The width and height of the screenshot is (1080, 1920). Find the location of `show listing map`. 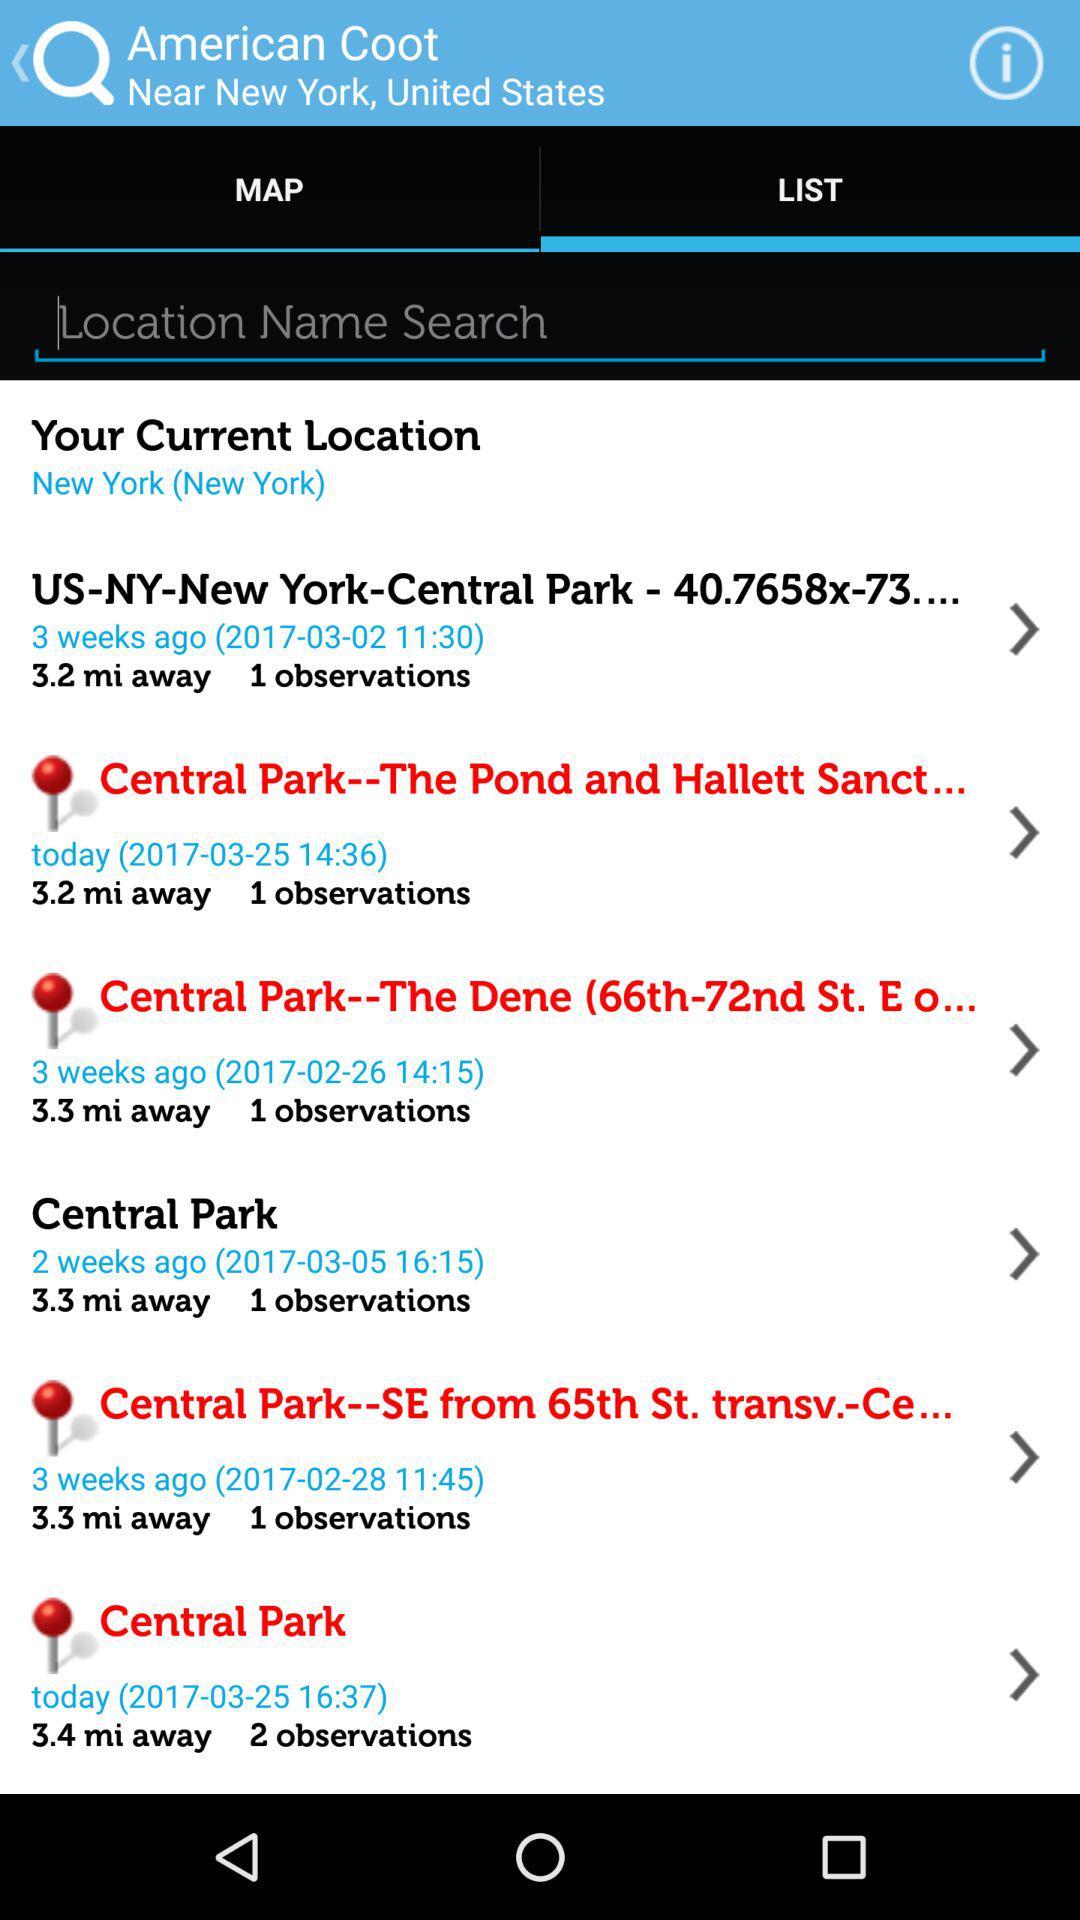

show listing map is located at coordinates (1024, 832).